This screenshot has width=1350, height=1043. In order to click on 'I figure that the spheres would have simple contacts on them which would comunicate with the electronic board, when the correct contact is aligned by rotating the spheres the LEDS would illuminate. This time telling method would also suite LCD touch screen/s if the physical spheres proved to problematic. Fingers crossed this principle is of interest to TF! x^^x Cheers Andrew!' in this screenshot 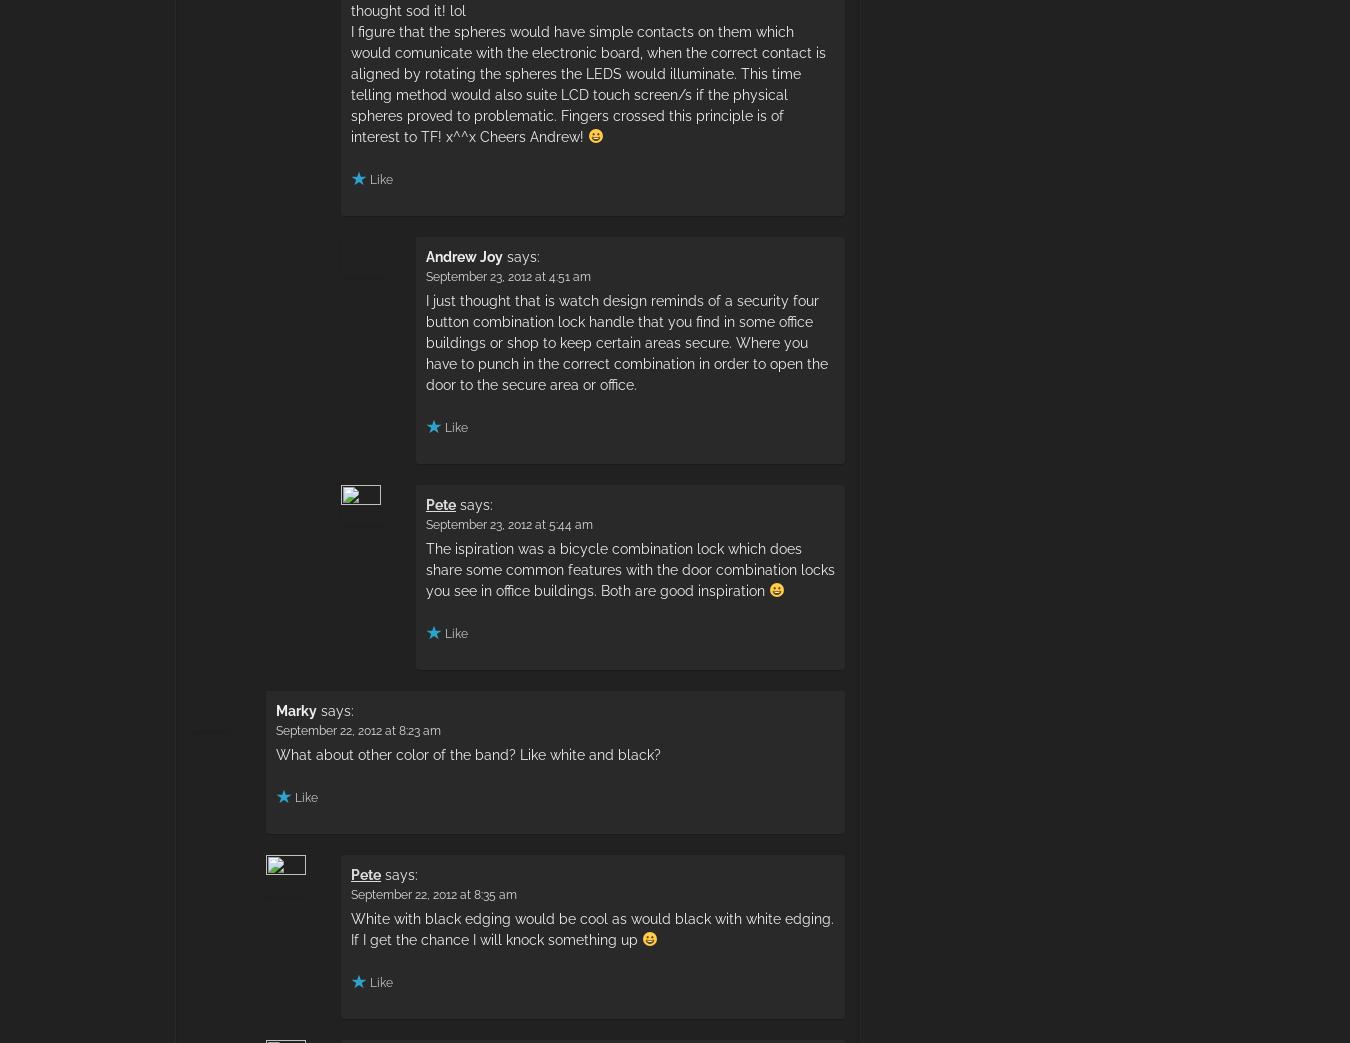, I will do `click(351, 83)`.